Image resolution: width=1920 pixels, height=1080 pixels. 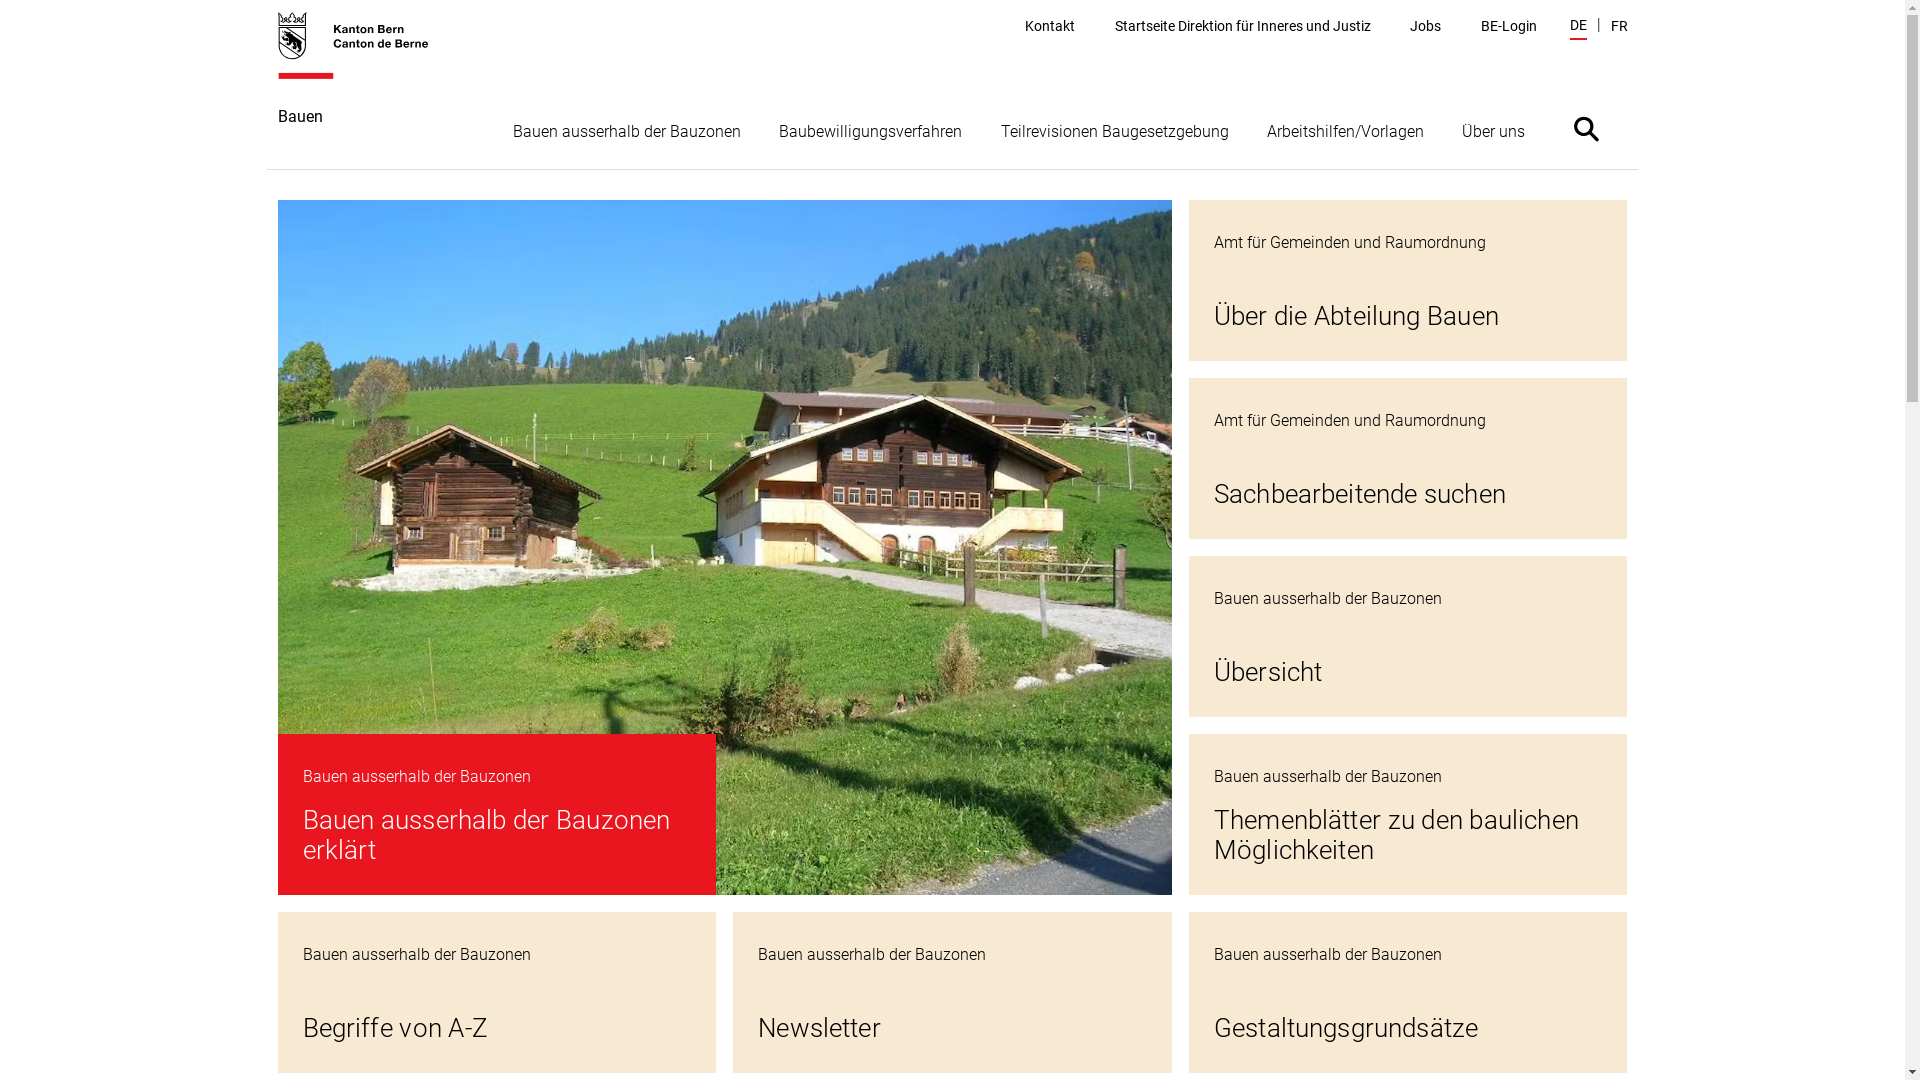 I want to click on 'Suche ein- oder ausblenden', so click(x=1584, y=128).